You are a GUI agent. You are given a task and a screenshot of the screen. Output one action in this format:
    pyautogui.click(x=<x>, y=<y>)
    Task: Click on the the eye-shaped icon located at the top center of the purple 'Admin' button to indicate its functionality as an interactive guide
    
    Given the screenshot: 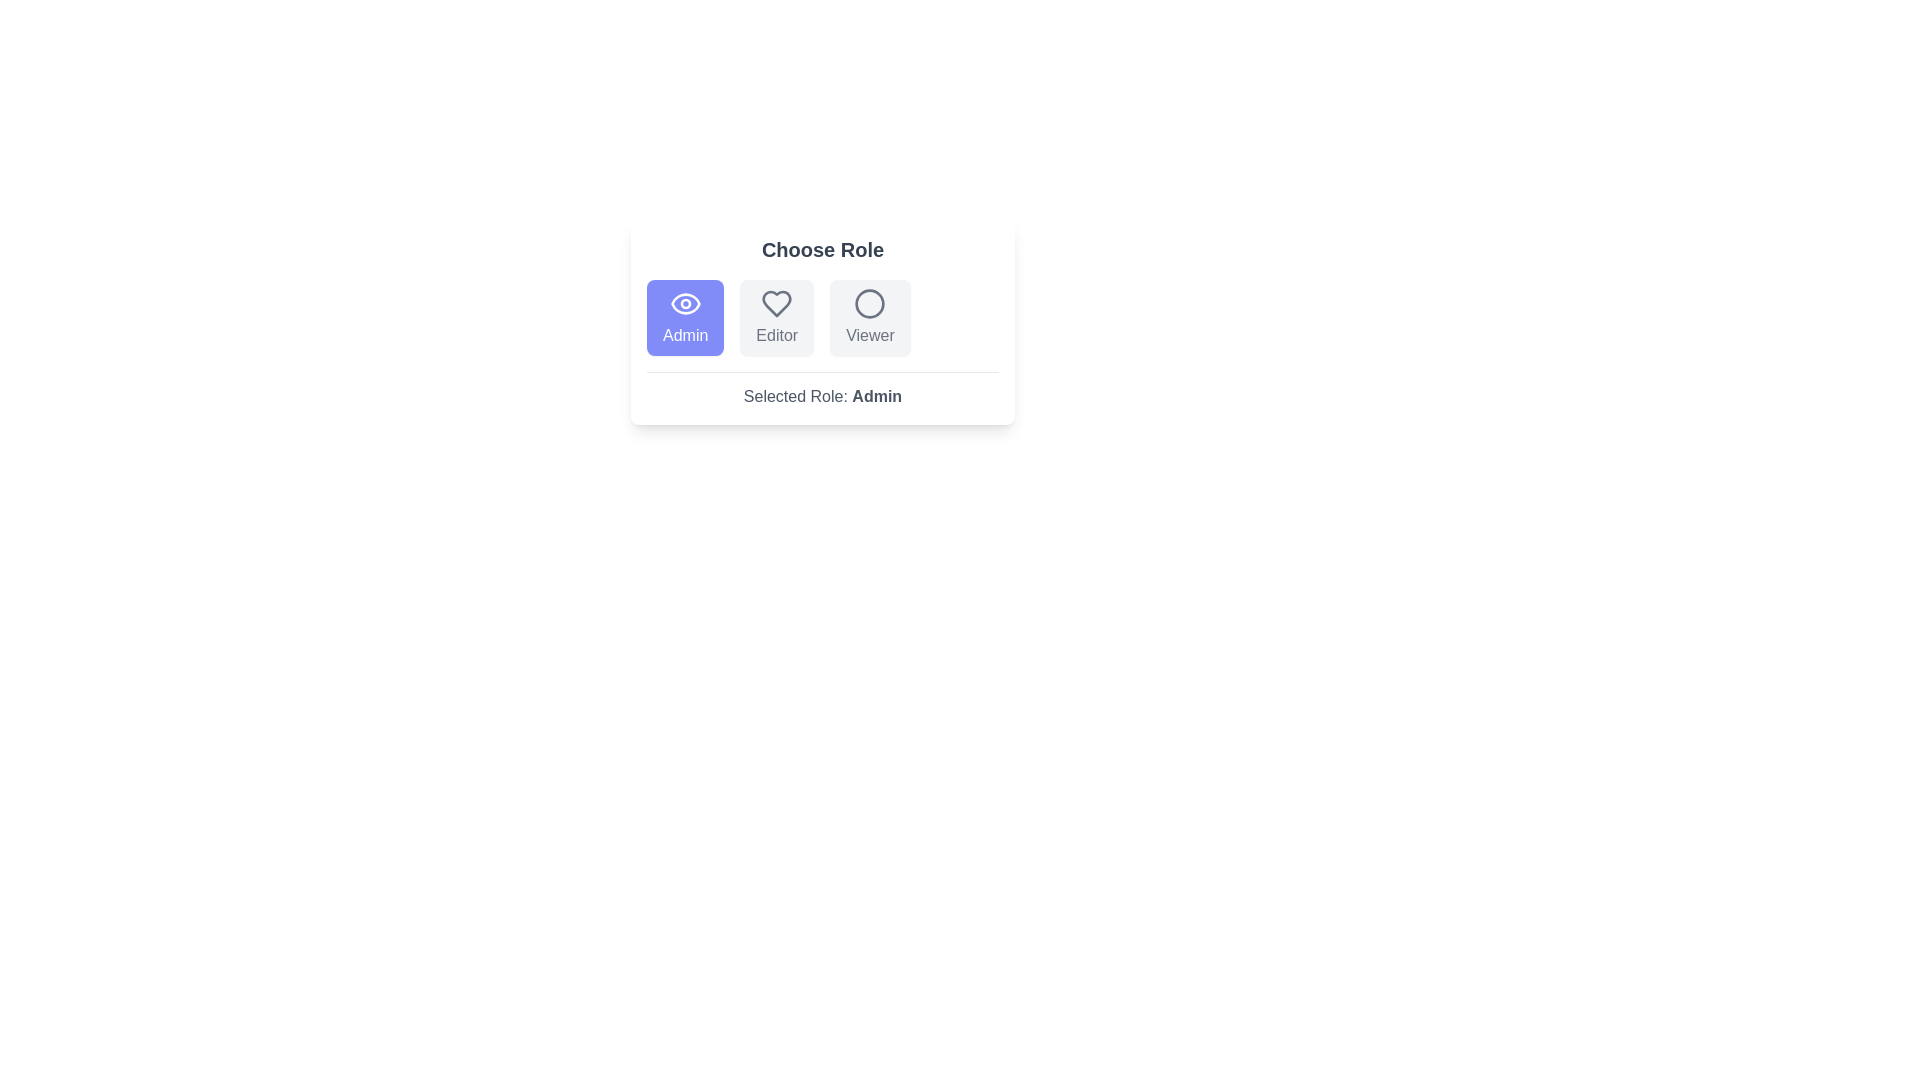 What is the action you would take?
    pyautogui.click(x=685, y=304)
    